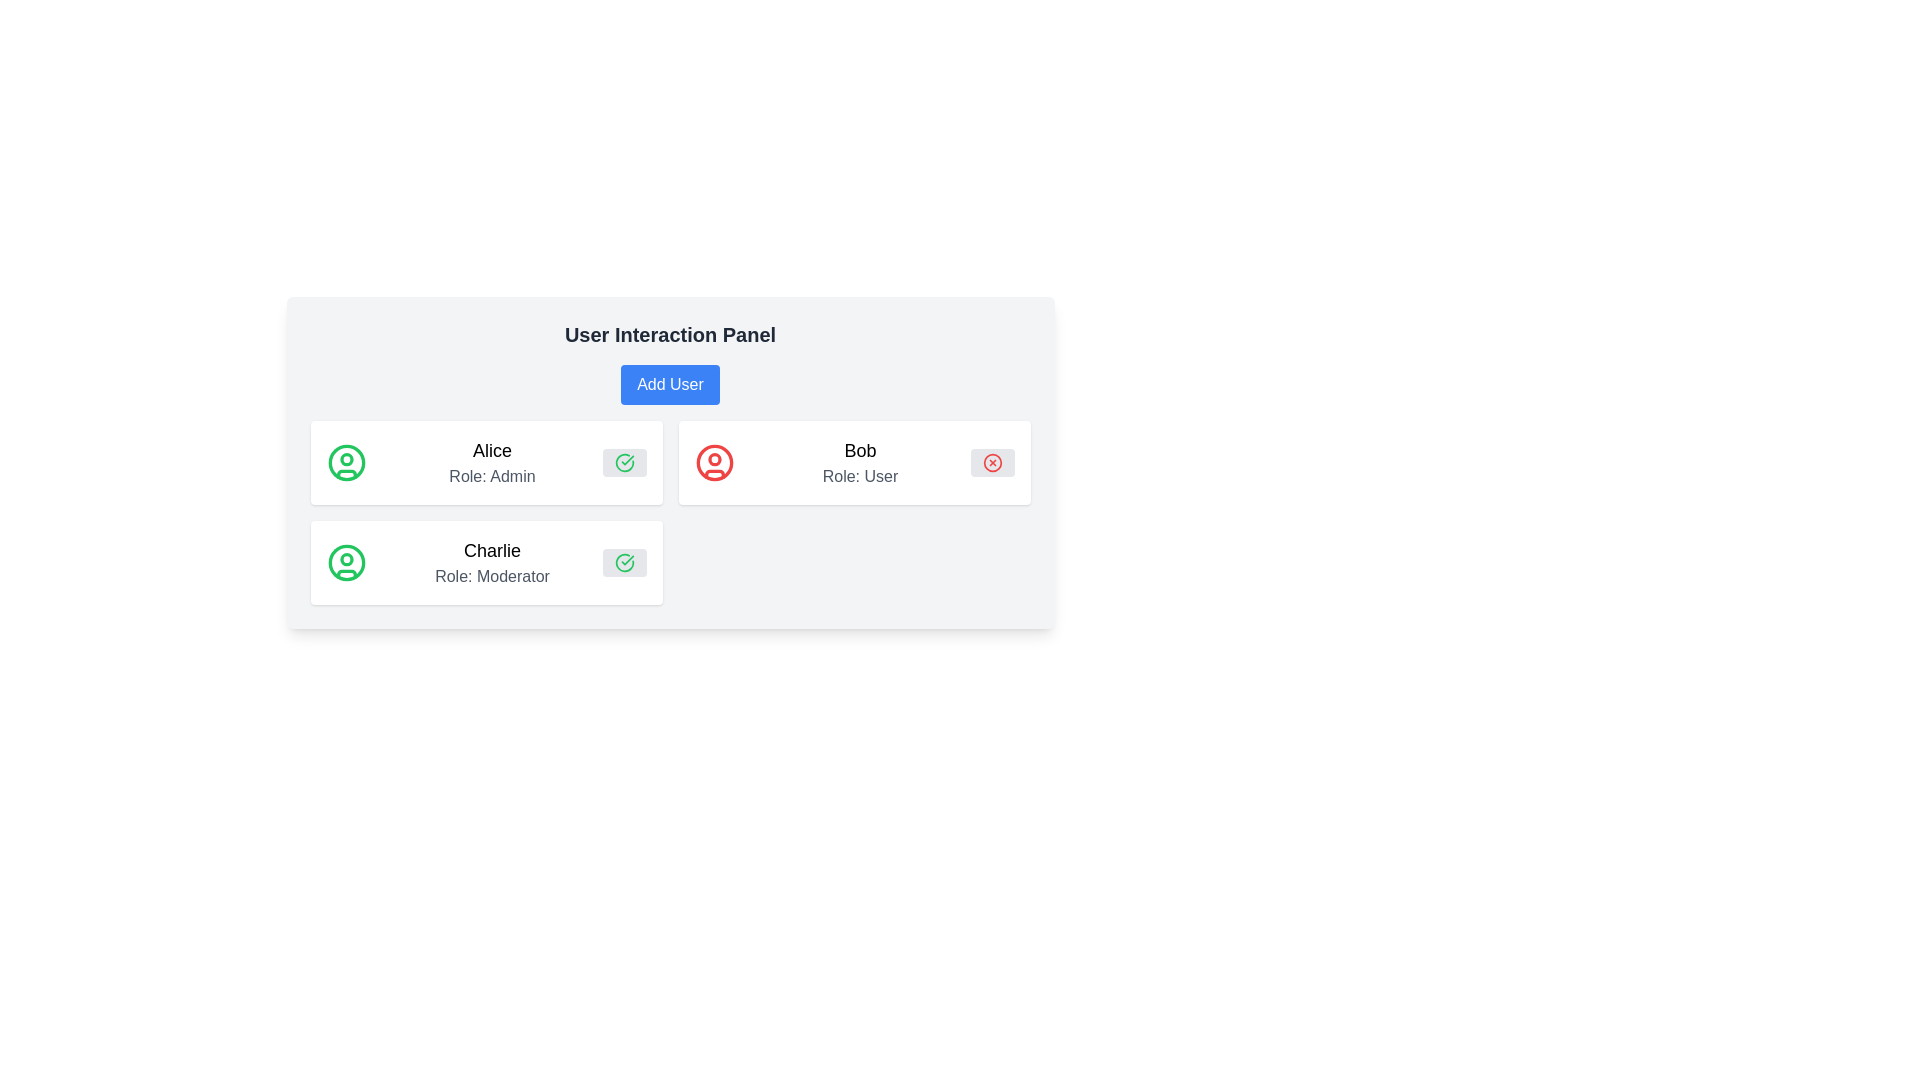  I want to click on the user's name text label in the user information display card, which is located in the upper-left quadrant of the interface, so click(492, 451).